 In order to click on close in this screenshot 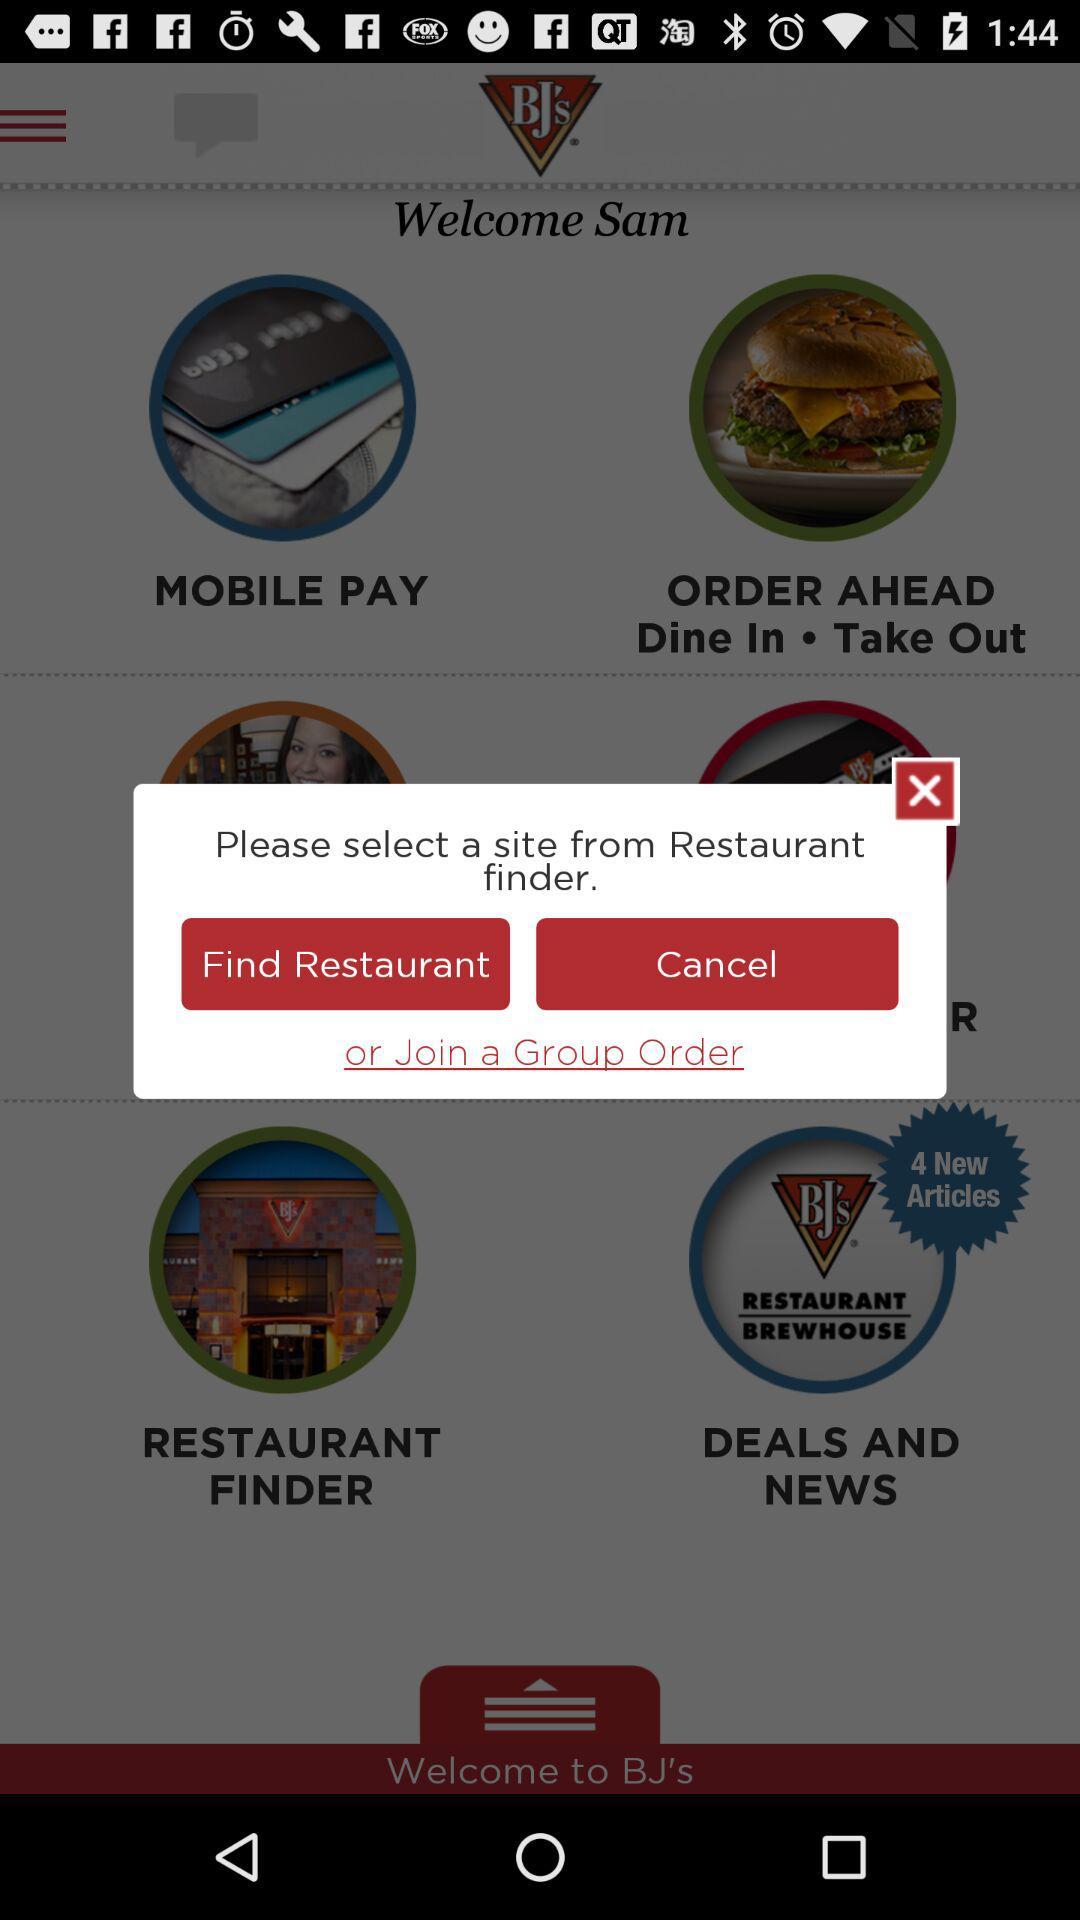, I will do `click(925, 790)`.